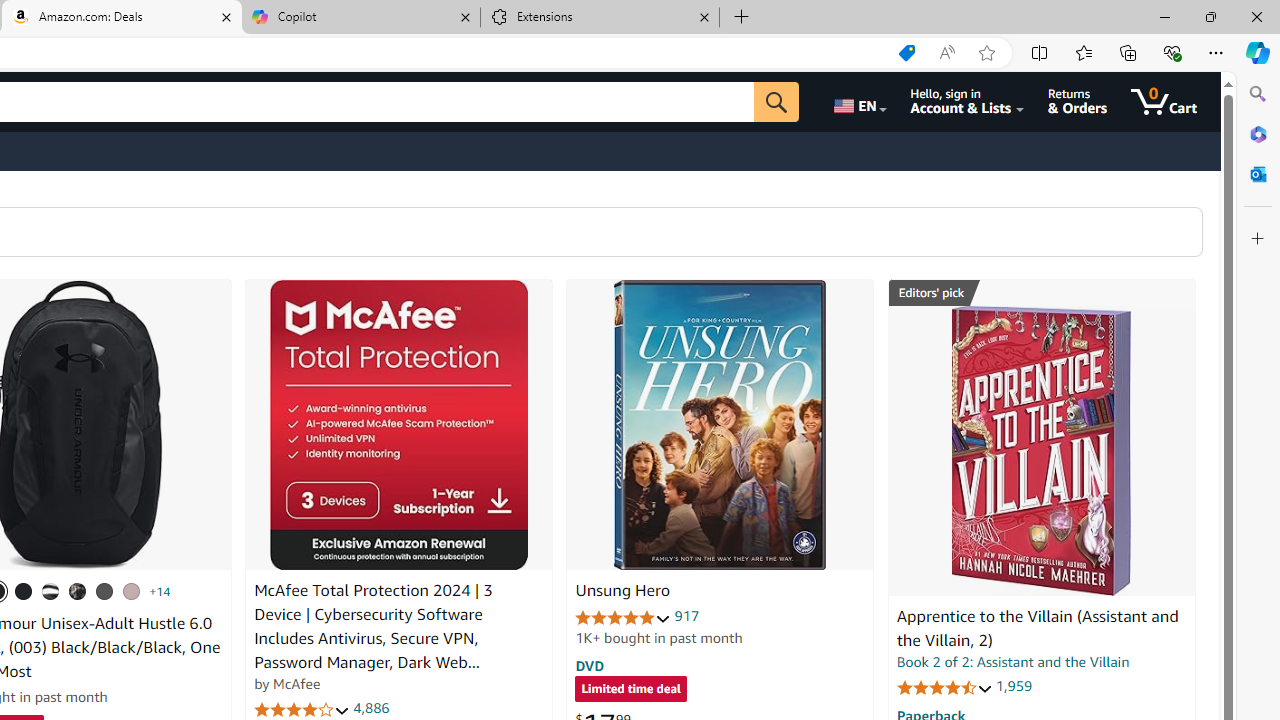 This screenshot has width=1280, height=720. I want to click on 'Editors', so click(1040, 293).